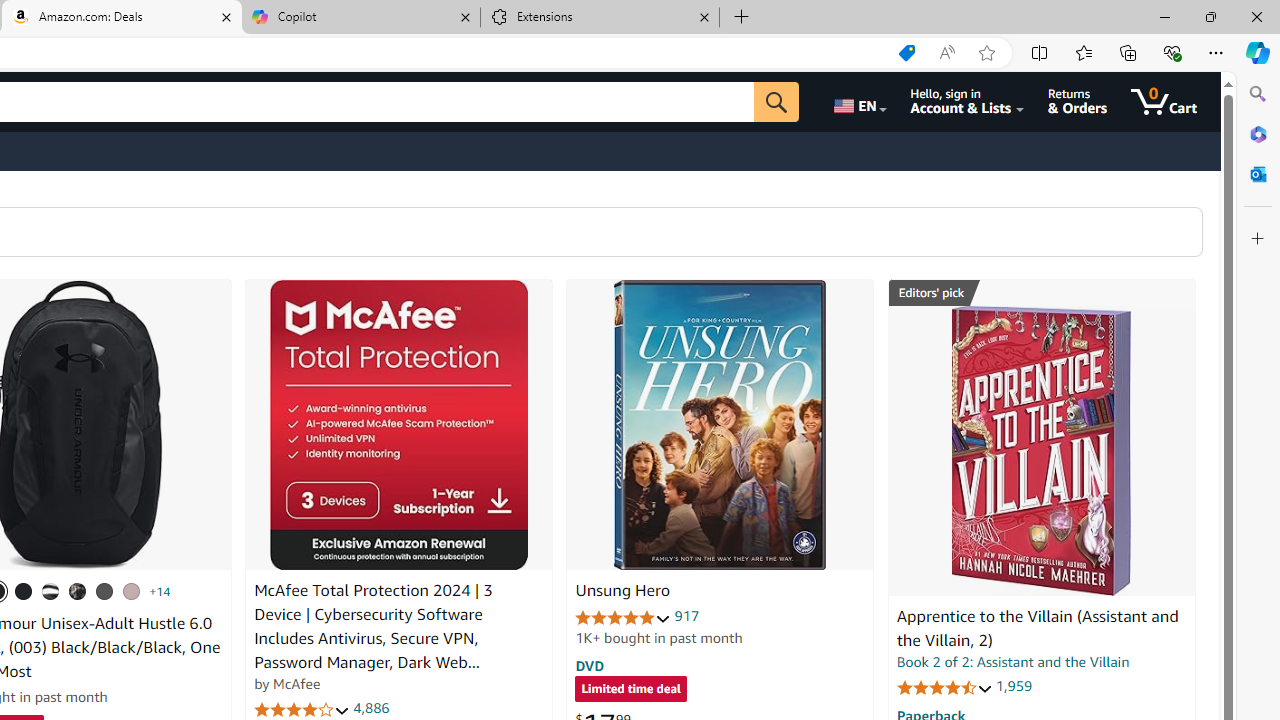 This screenshot has width=1280, height=720. I want to click on 'Editors', so click(1040, 293).